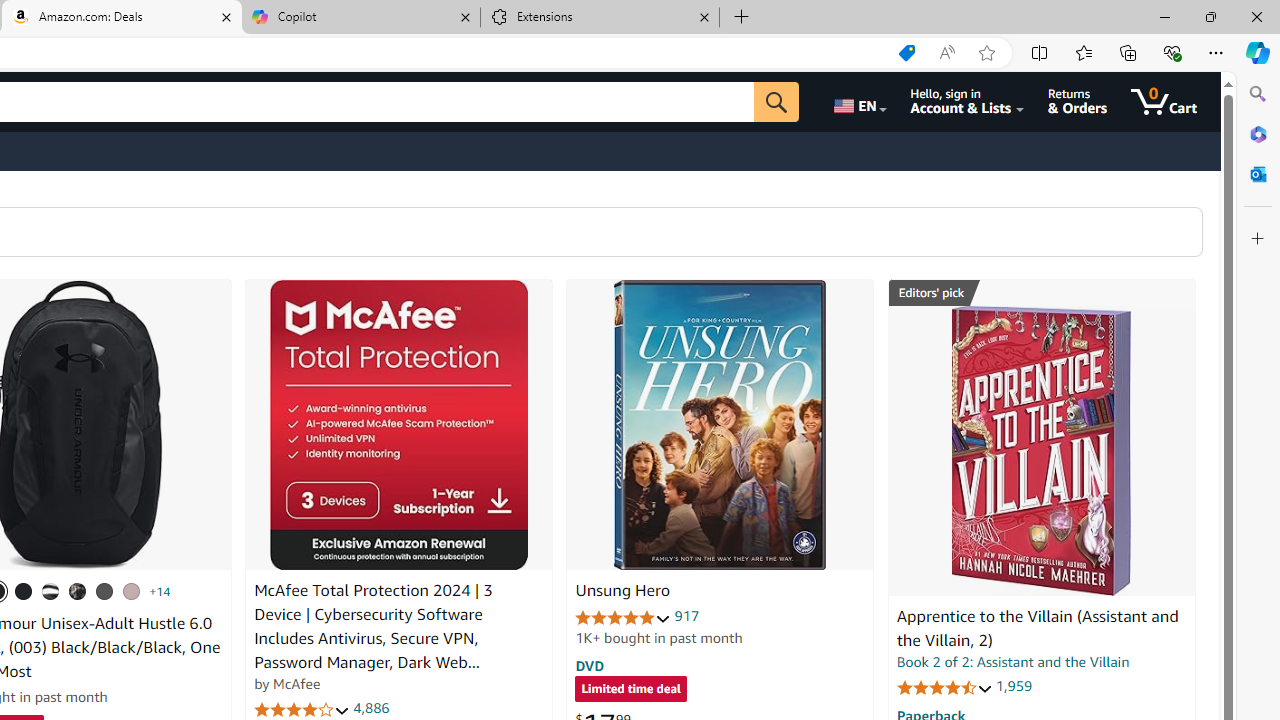 This screenshot has width=1280, height=720. I want to click on 'Editors', so click(1040, 293).